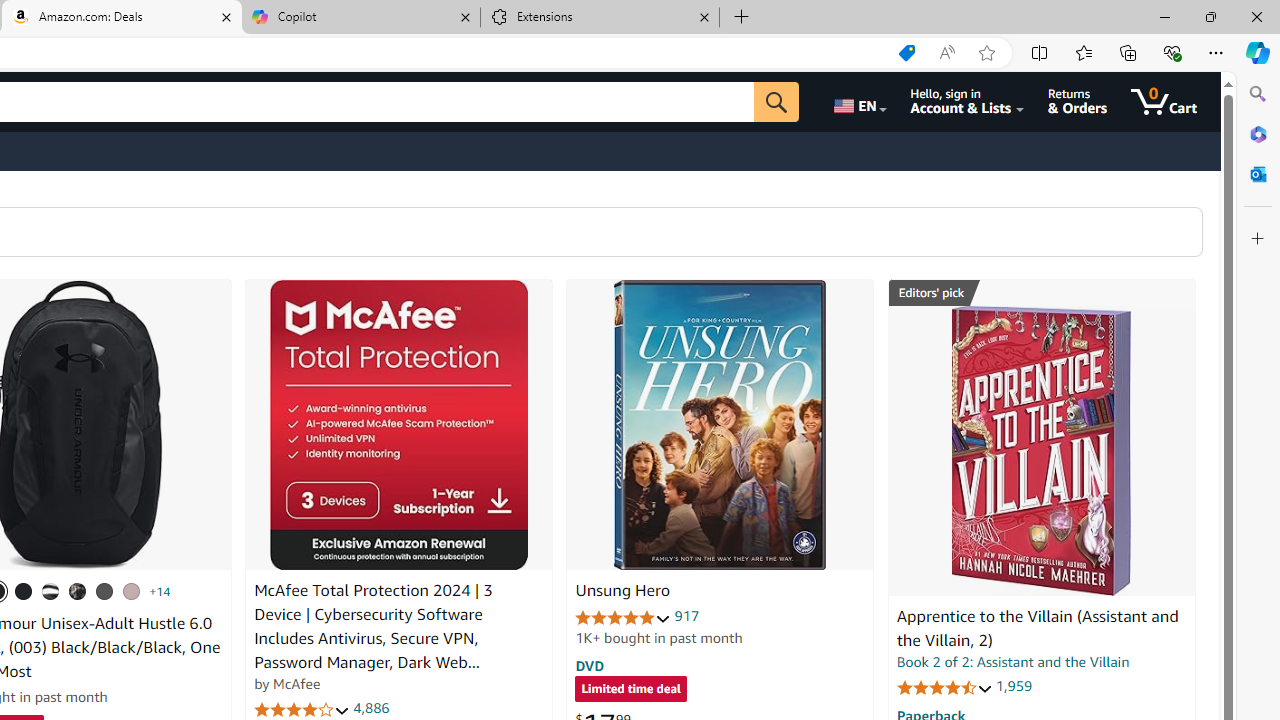 This screenshot has width=1280, height=720. I want to click on 'Editors', so click(1040, 293).